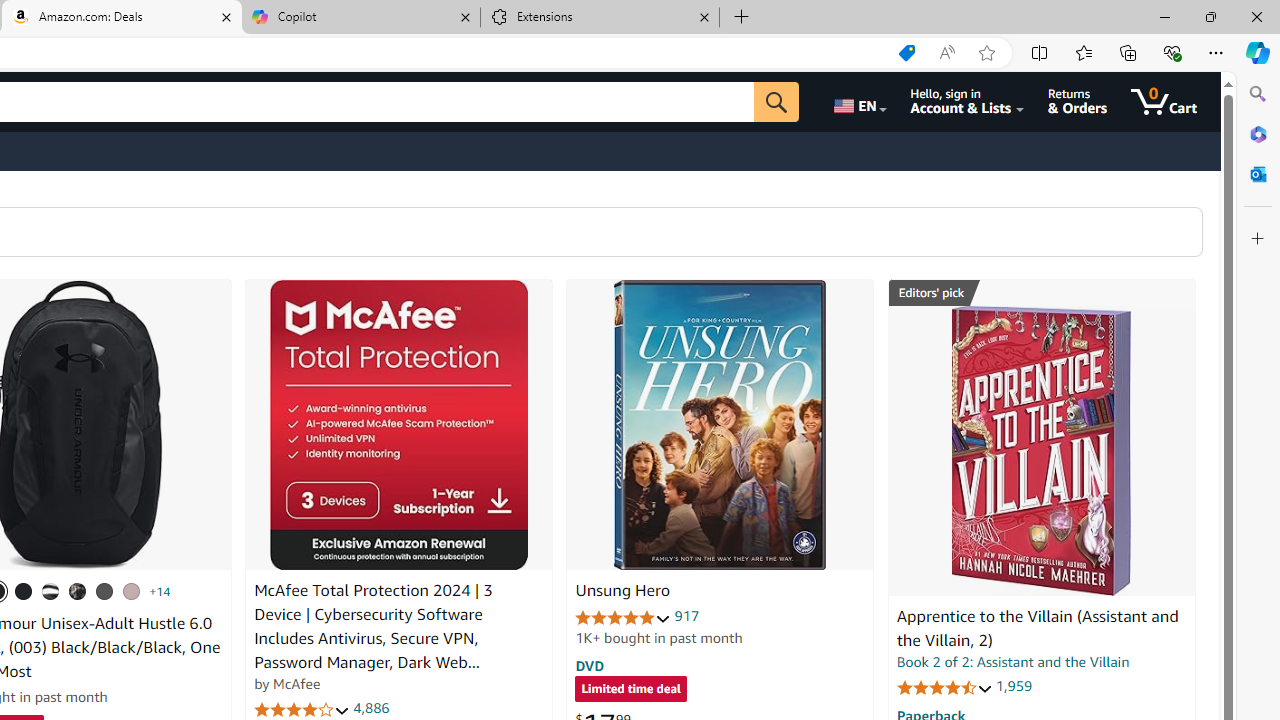 This screenshot has width=1280, height=720. I want to click on 'Editors', so click(1040, 293).